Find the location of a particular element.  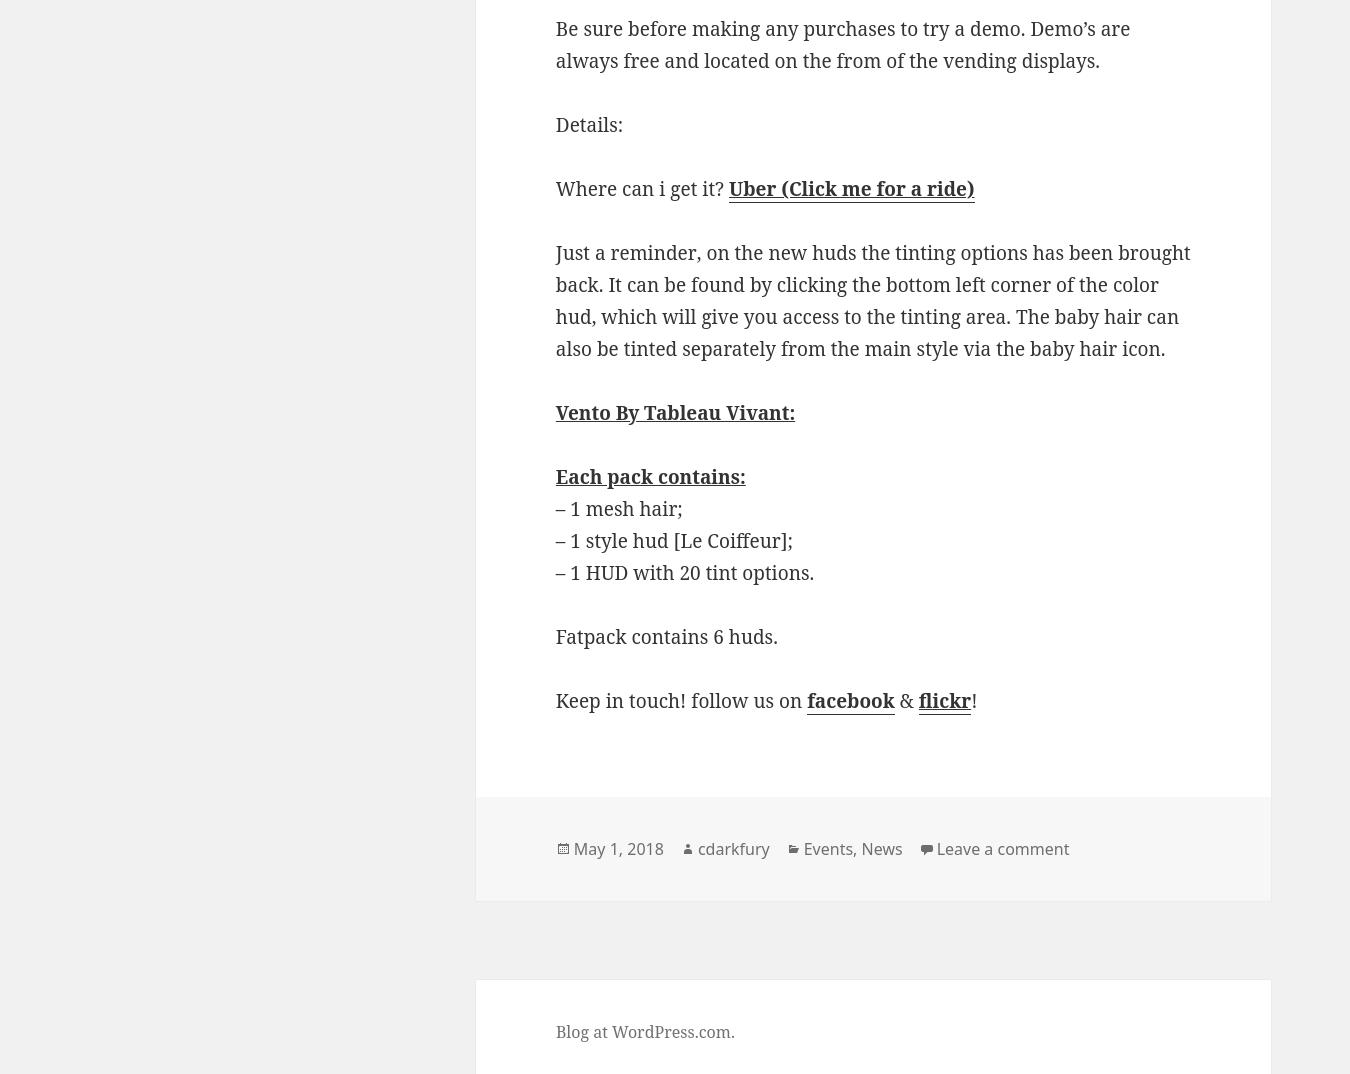

'News' is located at coordinates (881, 848).